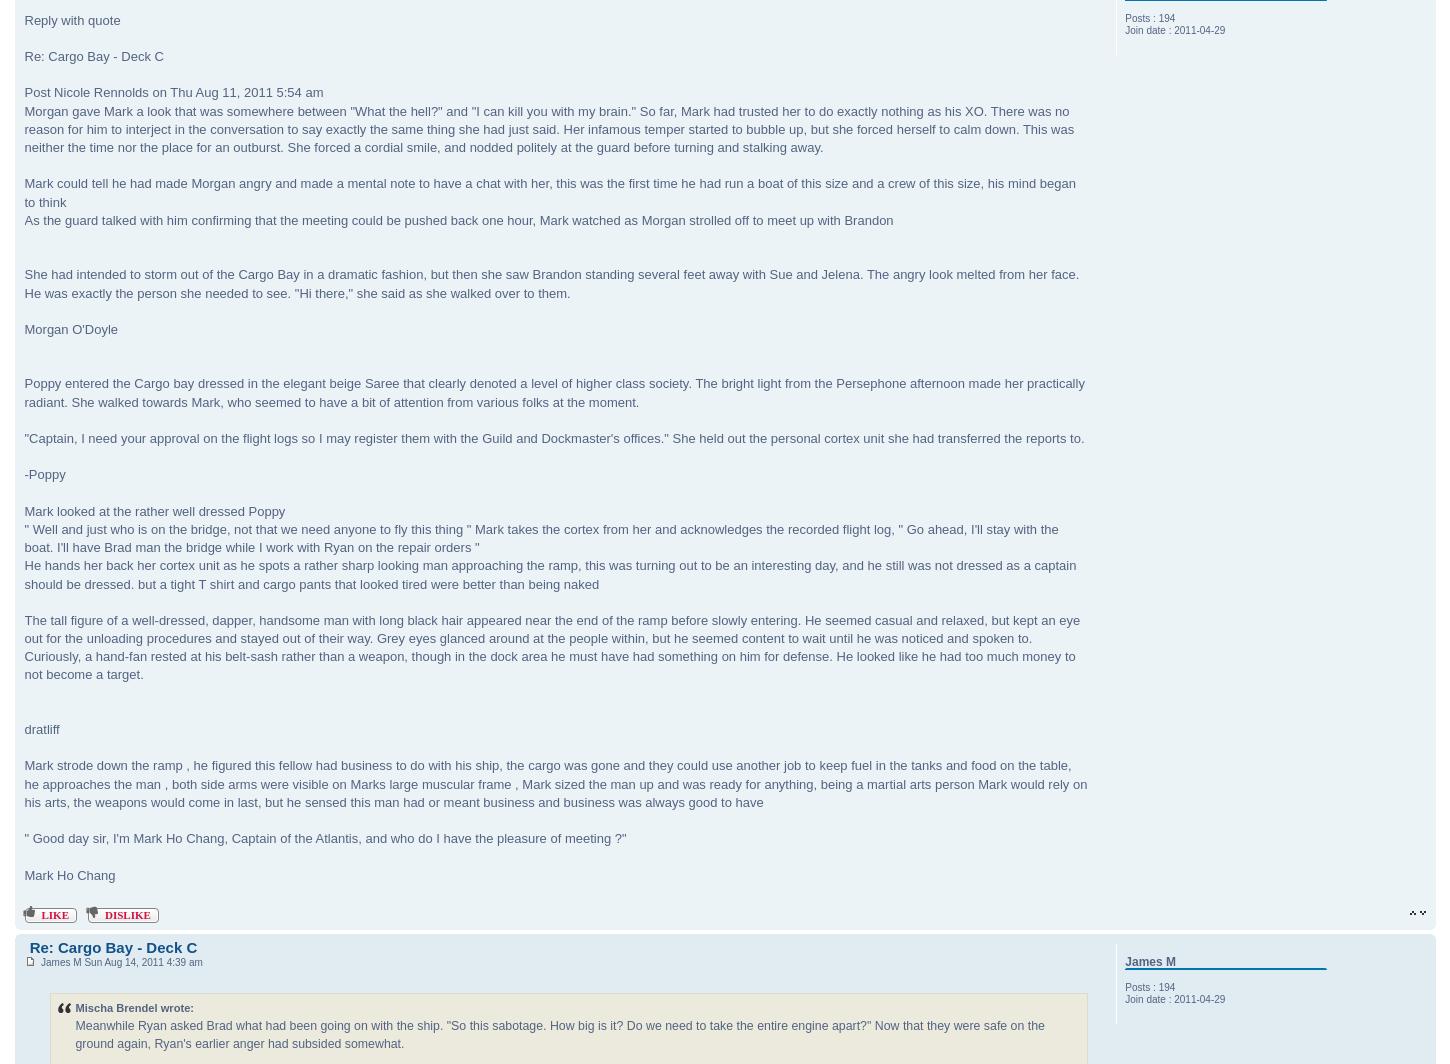 This screenshot has height=1064, width=1450. Describe the element at coordinates (24, 537) in the screenshot. I see `'" Well and just who is on the bridge, not that we need anyone to fly this thing " Mark takes the cortex from her and acknowledges the recorded flight log, " Go ahead, I'll stay with the boat. I'll have Brad man the bridge while I work with Ryan on the repair orders  "'` at that location.